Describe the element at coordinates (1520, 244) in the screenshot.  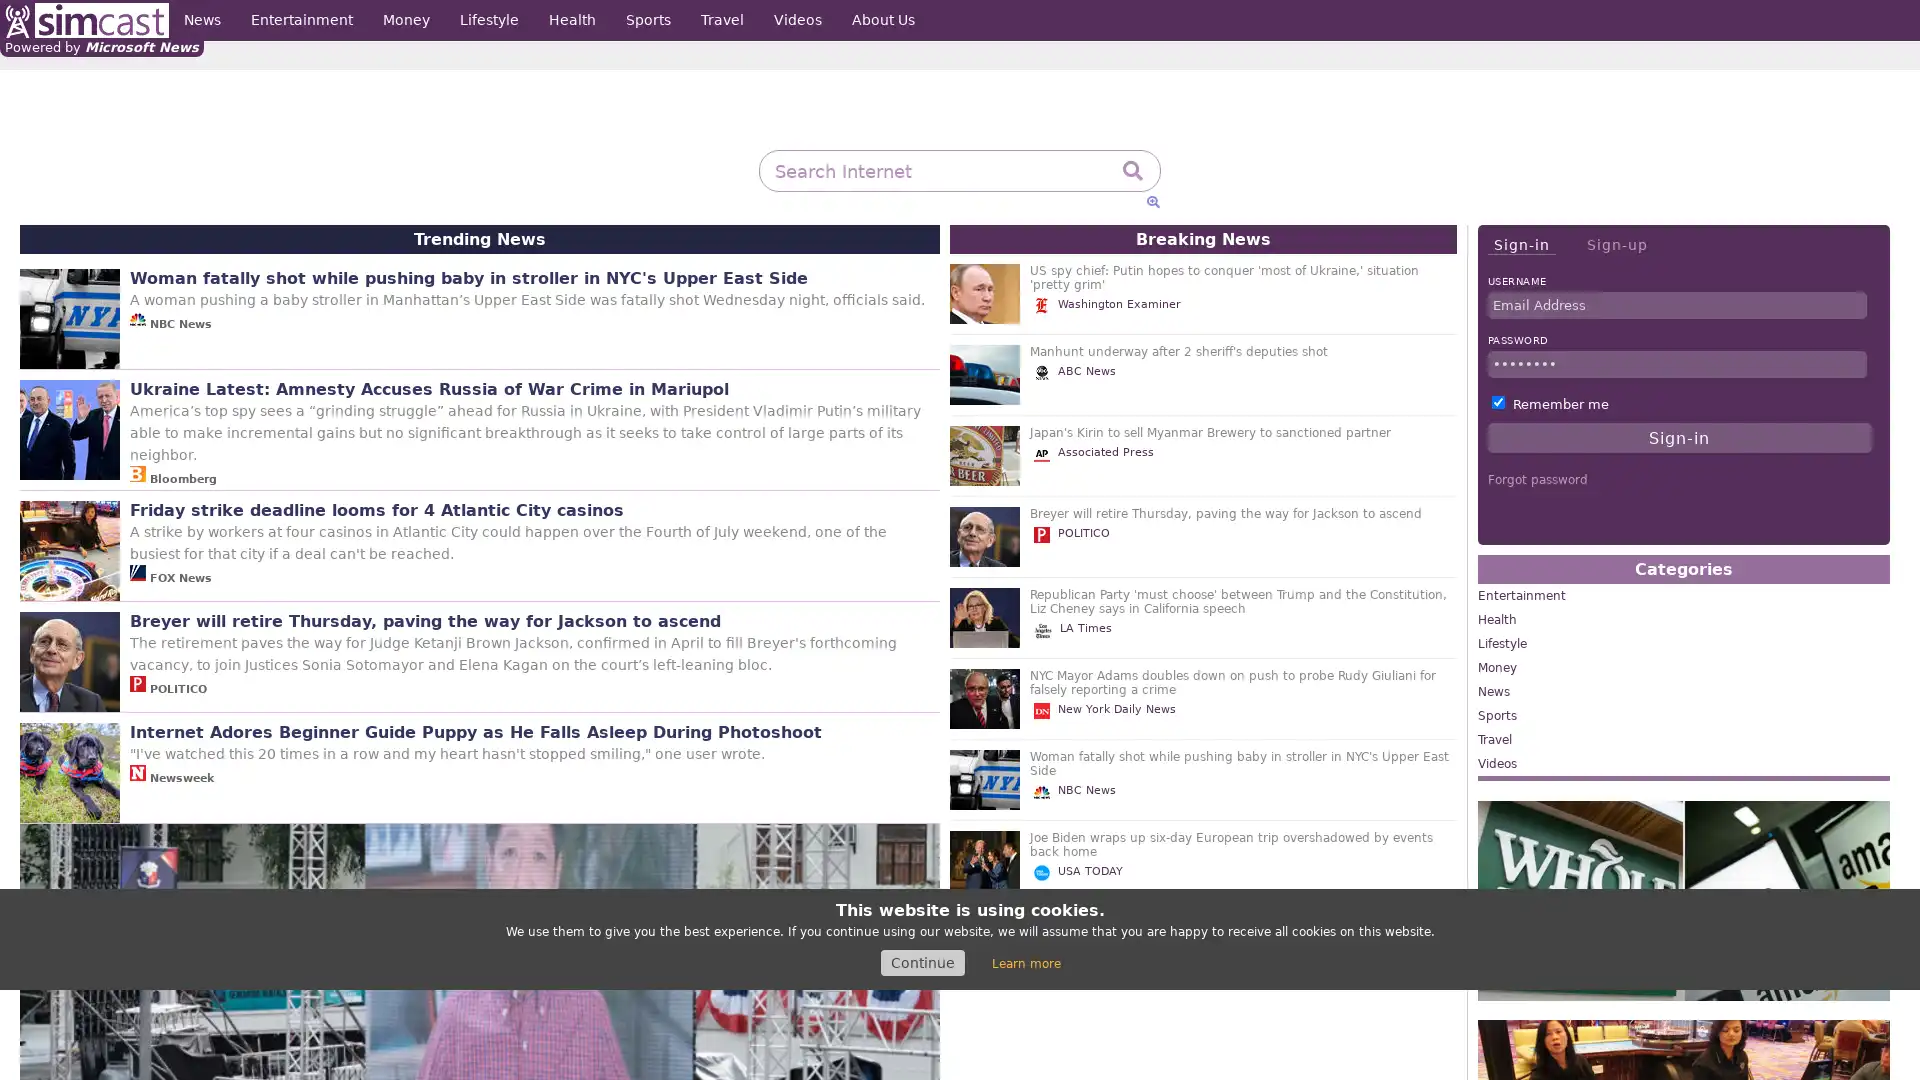
I see `Sign-in` at that location.